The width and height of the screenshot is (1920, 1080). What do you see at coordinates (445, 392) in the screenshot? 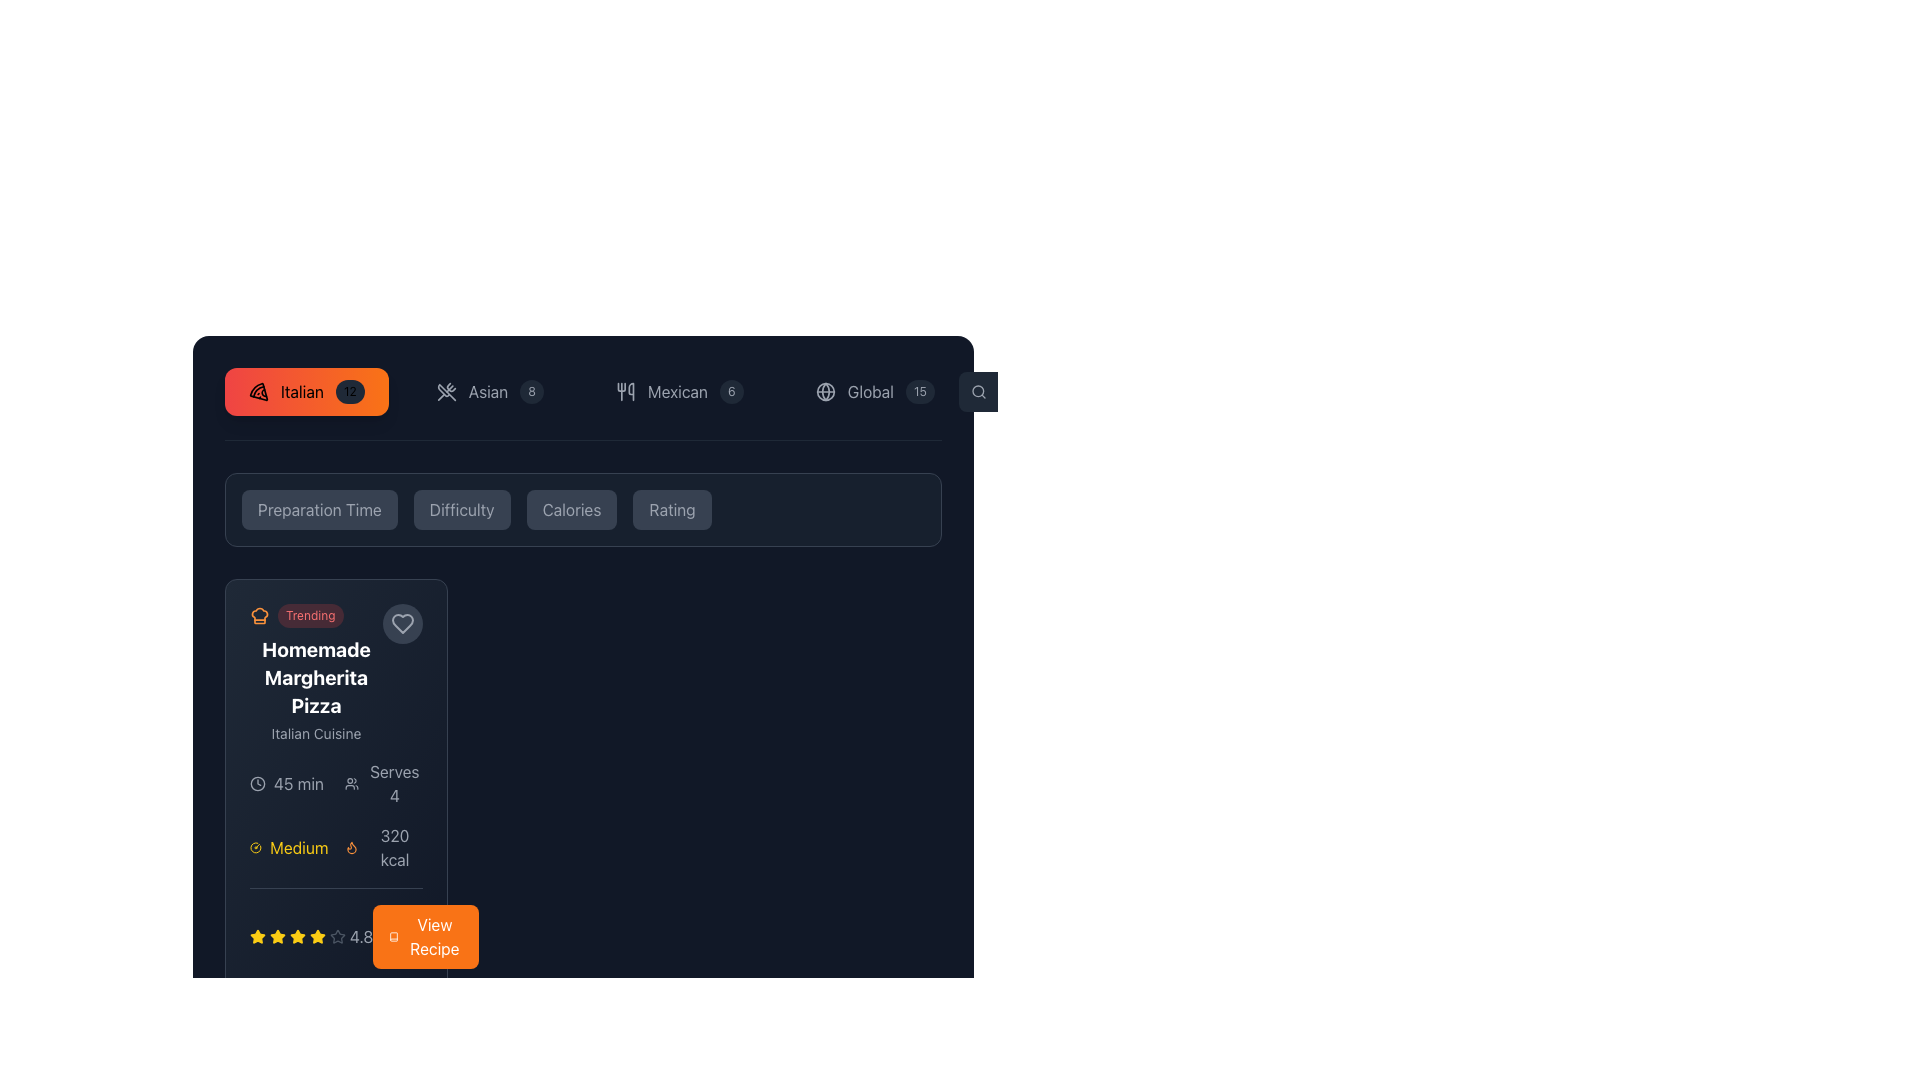
I see `the food icon that represents culinary content, located to the left of the text 'Asian 8'` at bounding box center [445, 392].